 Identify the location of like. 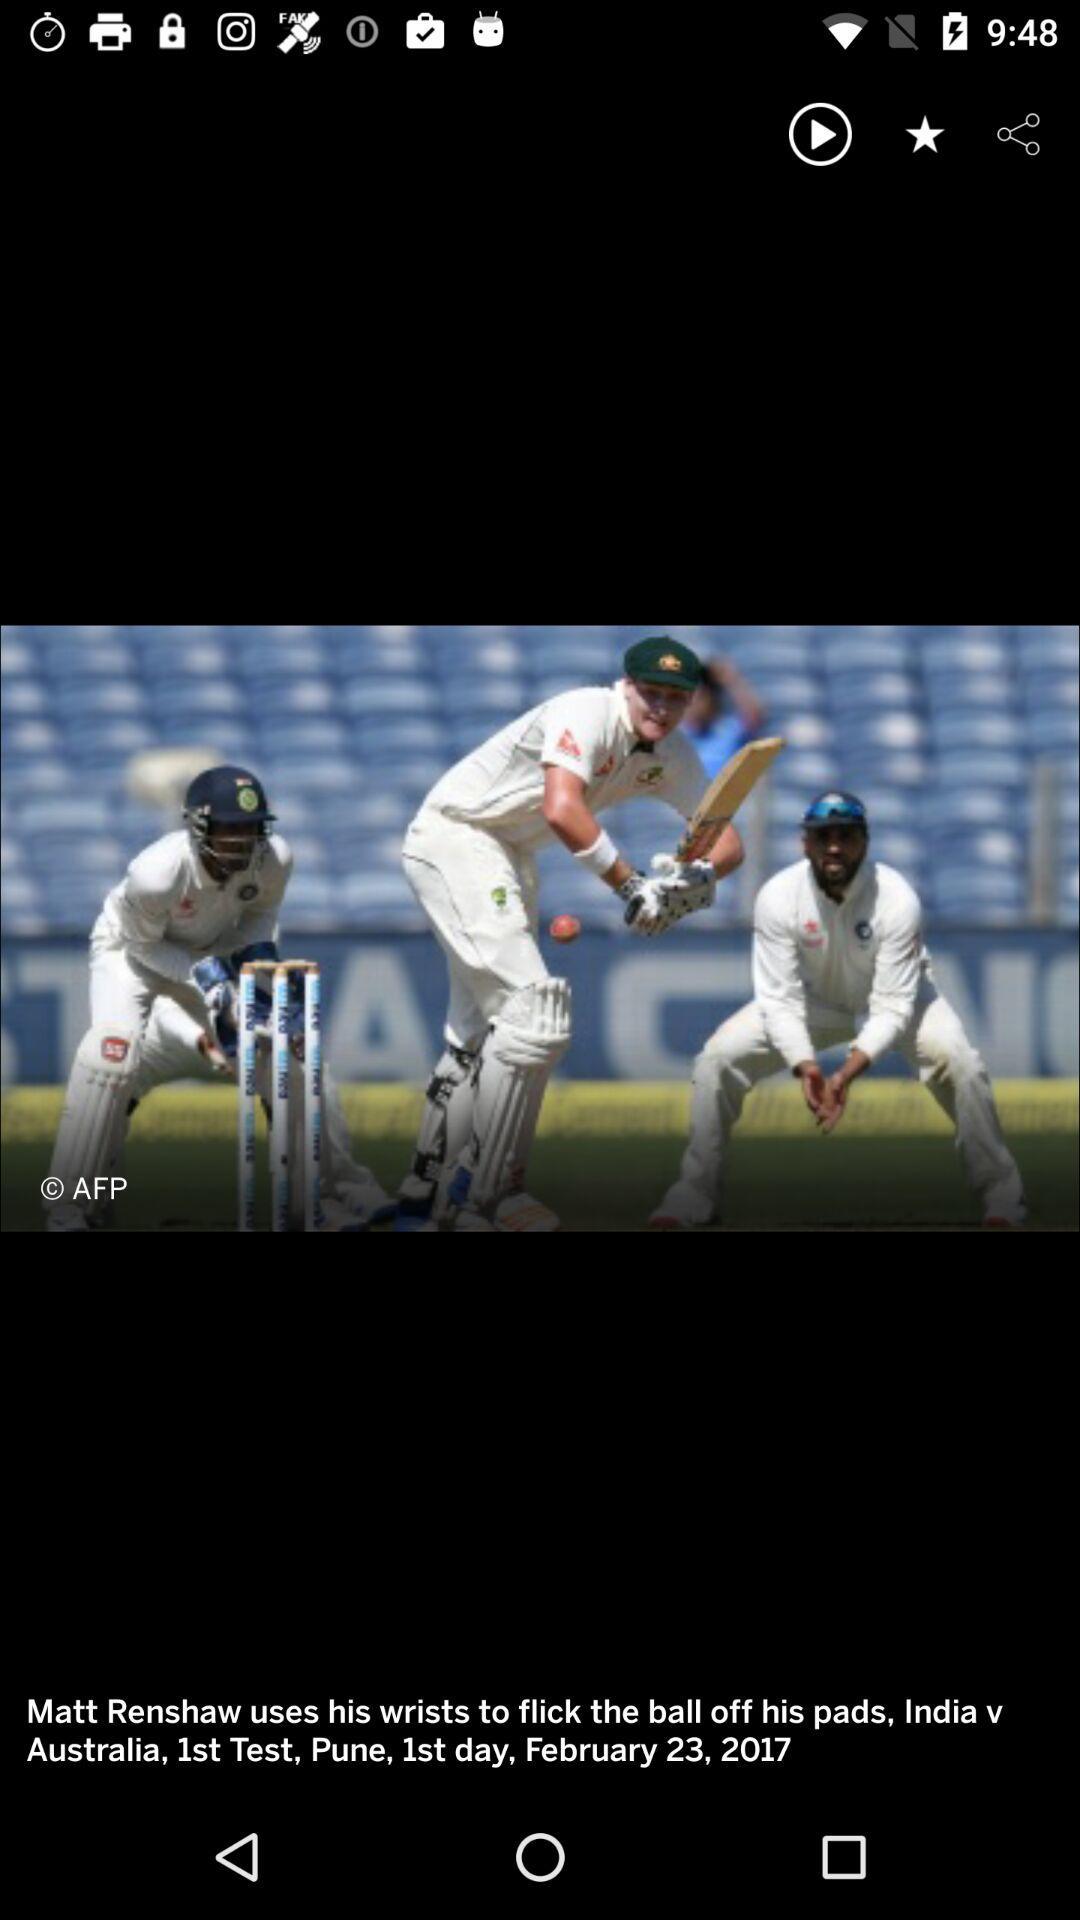
(925, 132).